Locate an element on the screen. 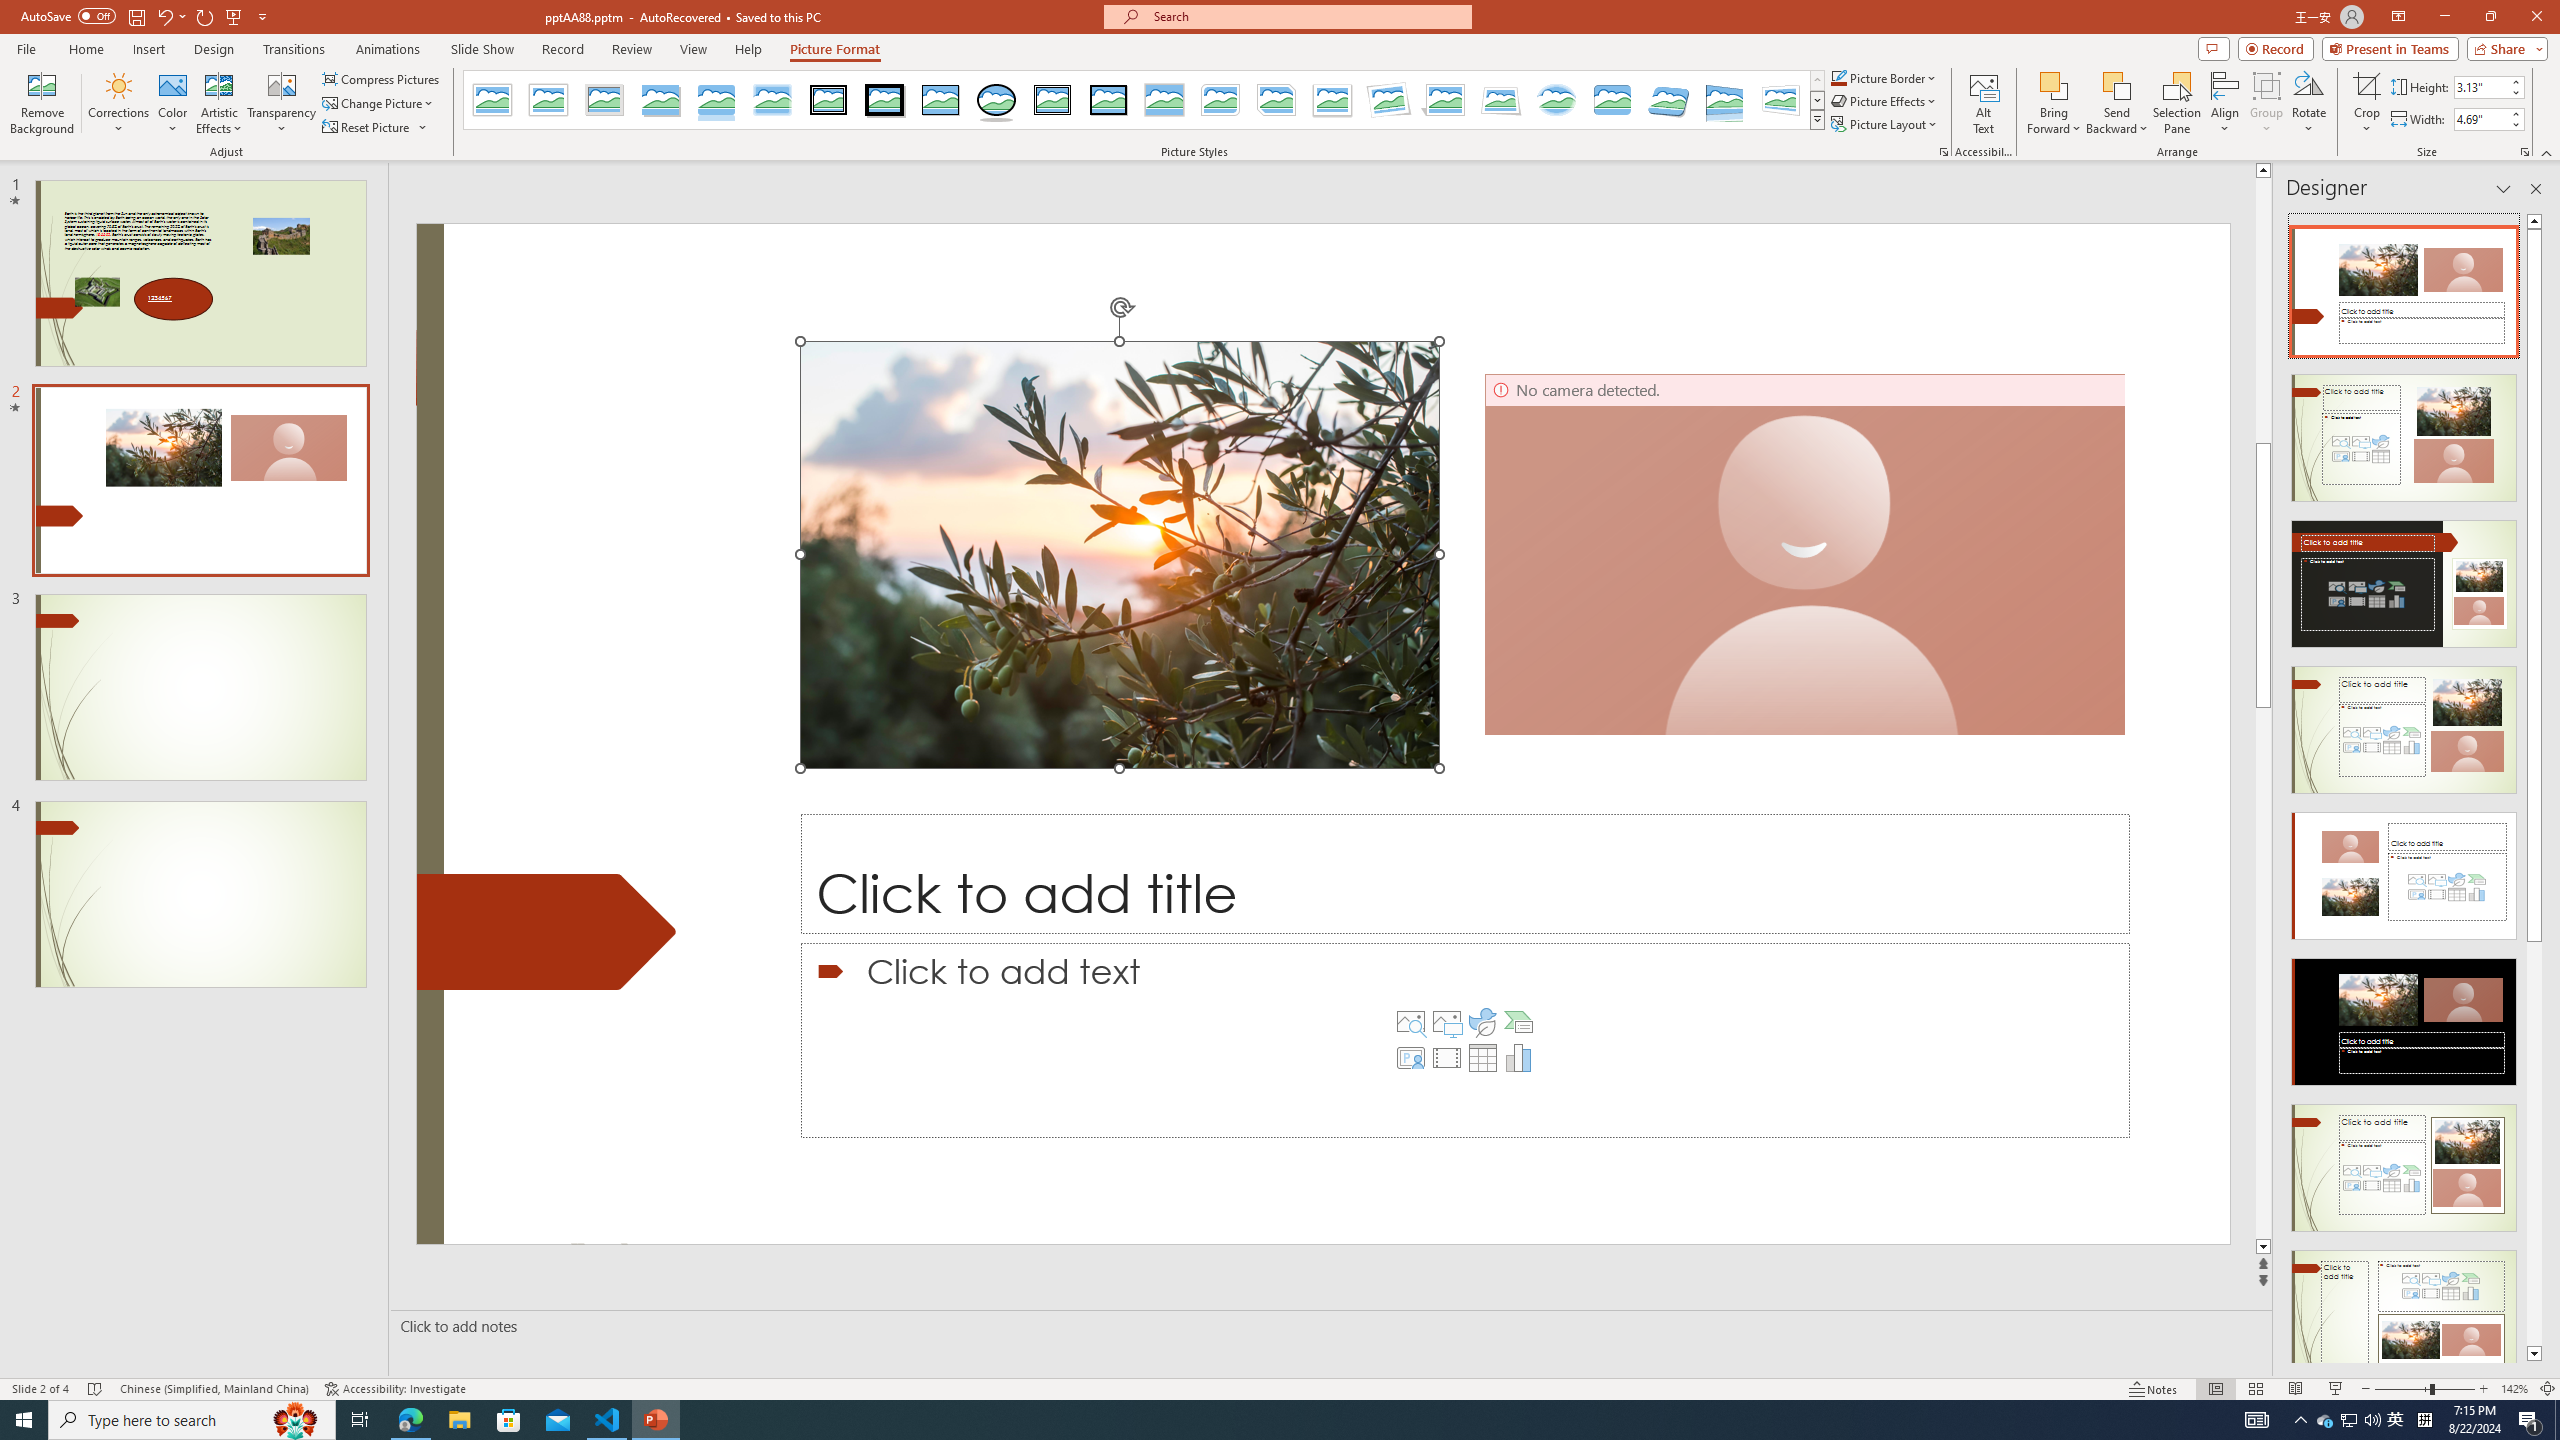 This screenshot has width=2560, height=1440. 'Zoom 142%' is located at coordinates (2515, 1389).